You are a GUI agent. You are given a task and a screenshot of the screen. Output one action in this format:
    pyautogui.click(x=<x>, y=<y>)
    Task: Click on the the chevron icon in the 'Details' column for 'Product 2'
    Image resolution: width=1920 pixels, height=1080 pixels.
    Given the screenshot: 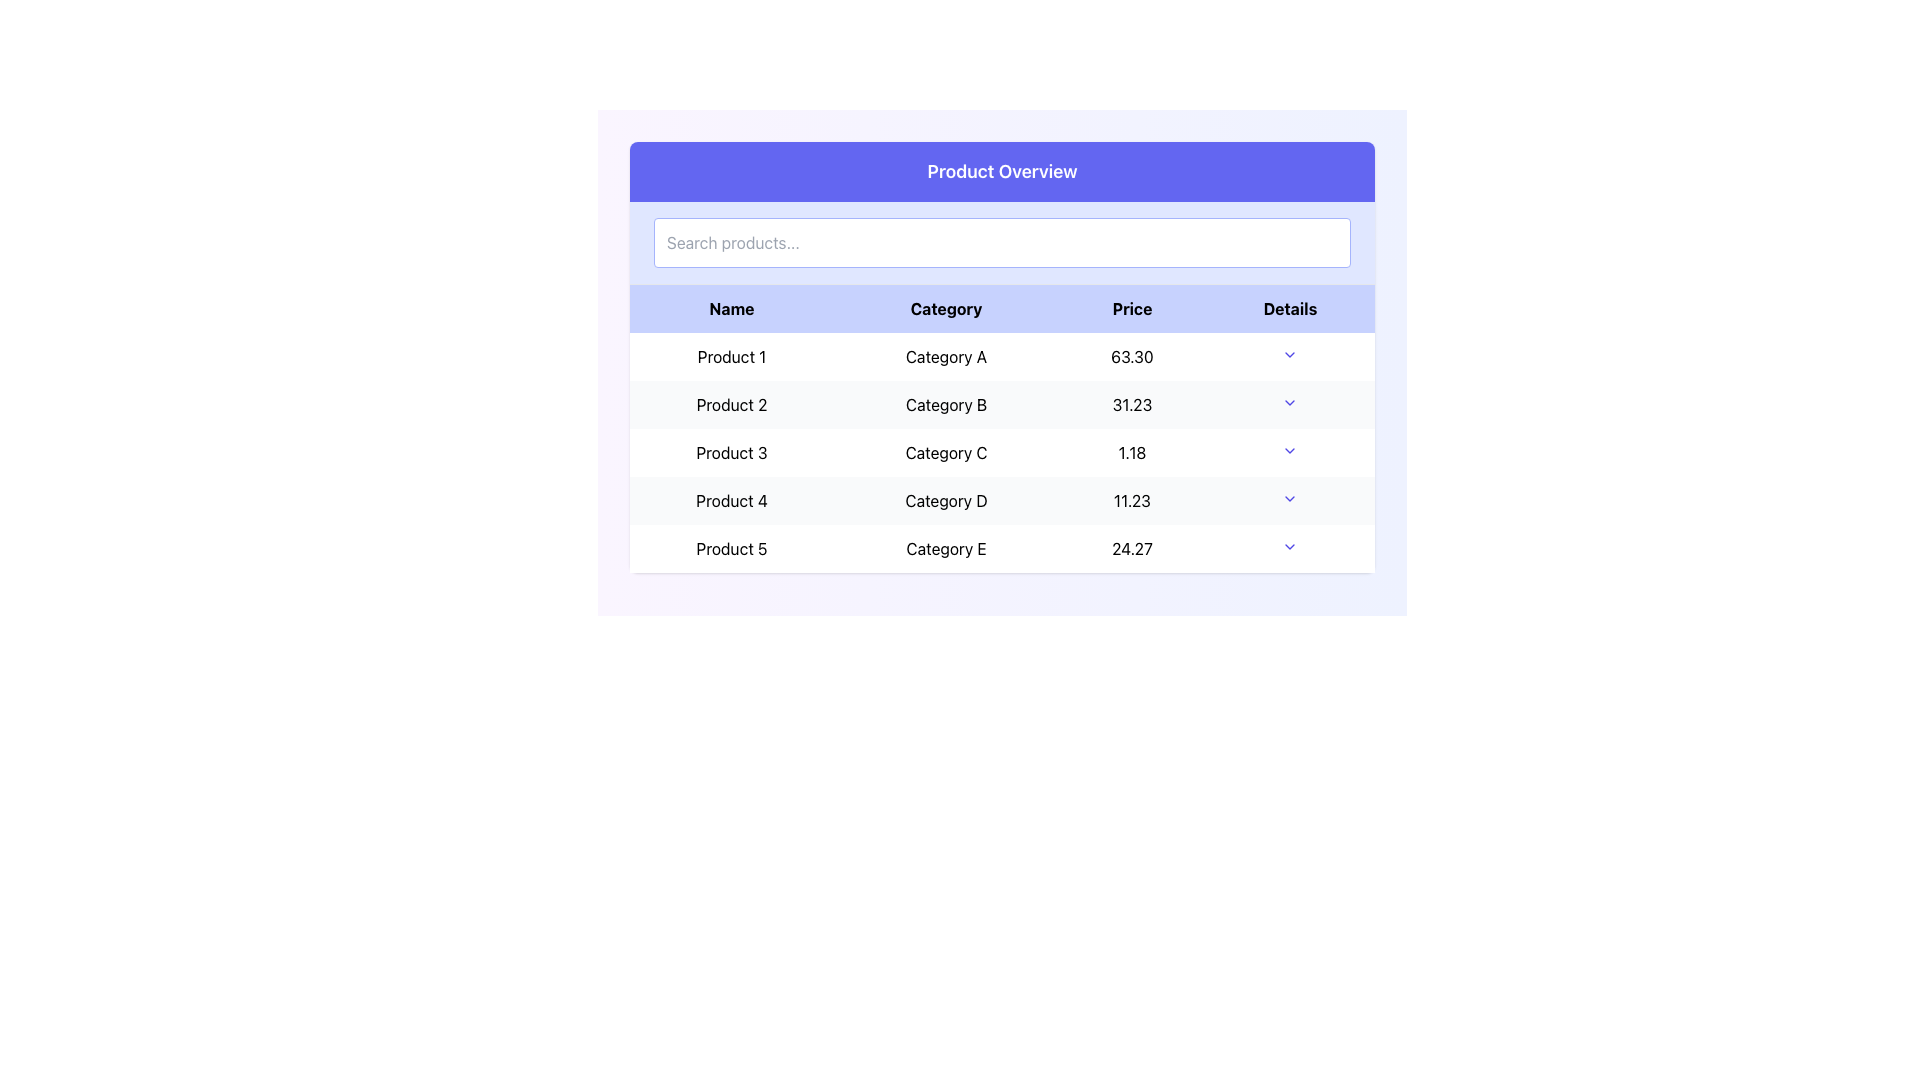 What is the action you would take?
    pyautogui.click(x=1290, y=405)
    